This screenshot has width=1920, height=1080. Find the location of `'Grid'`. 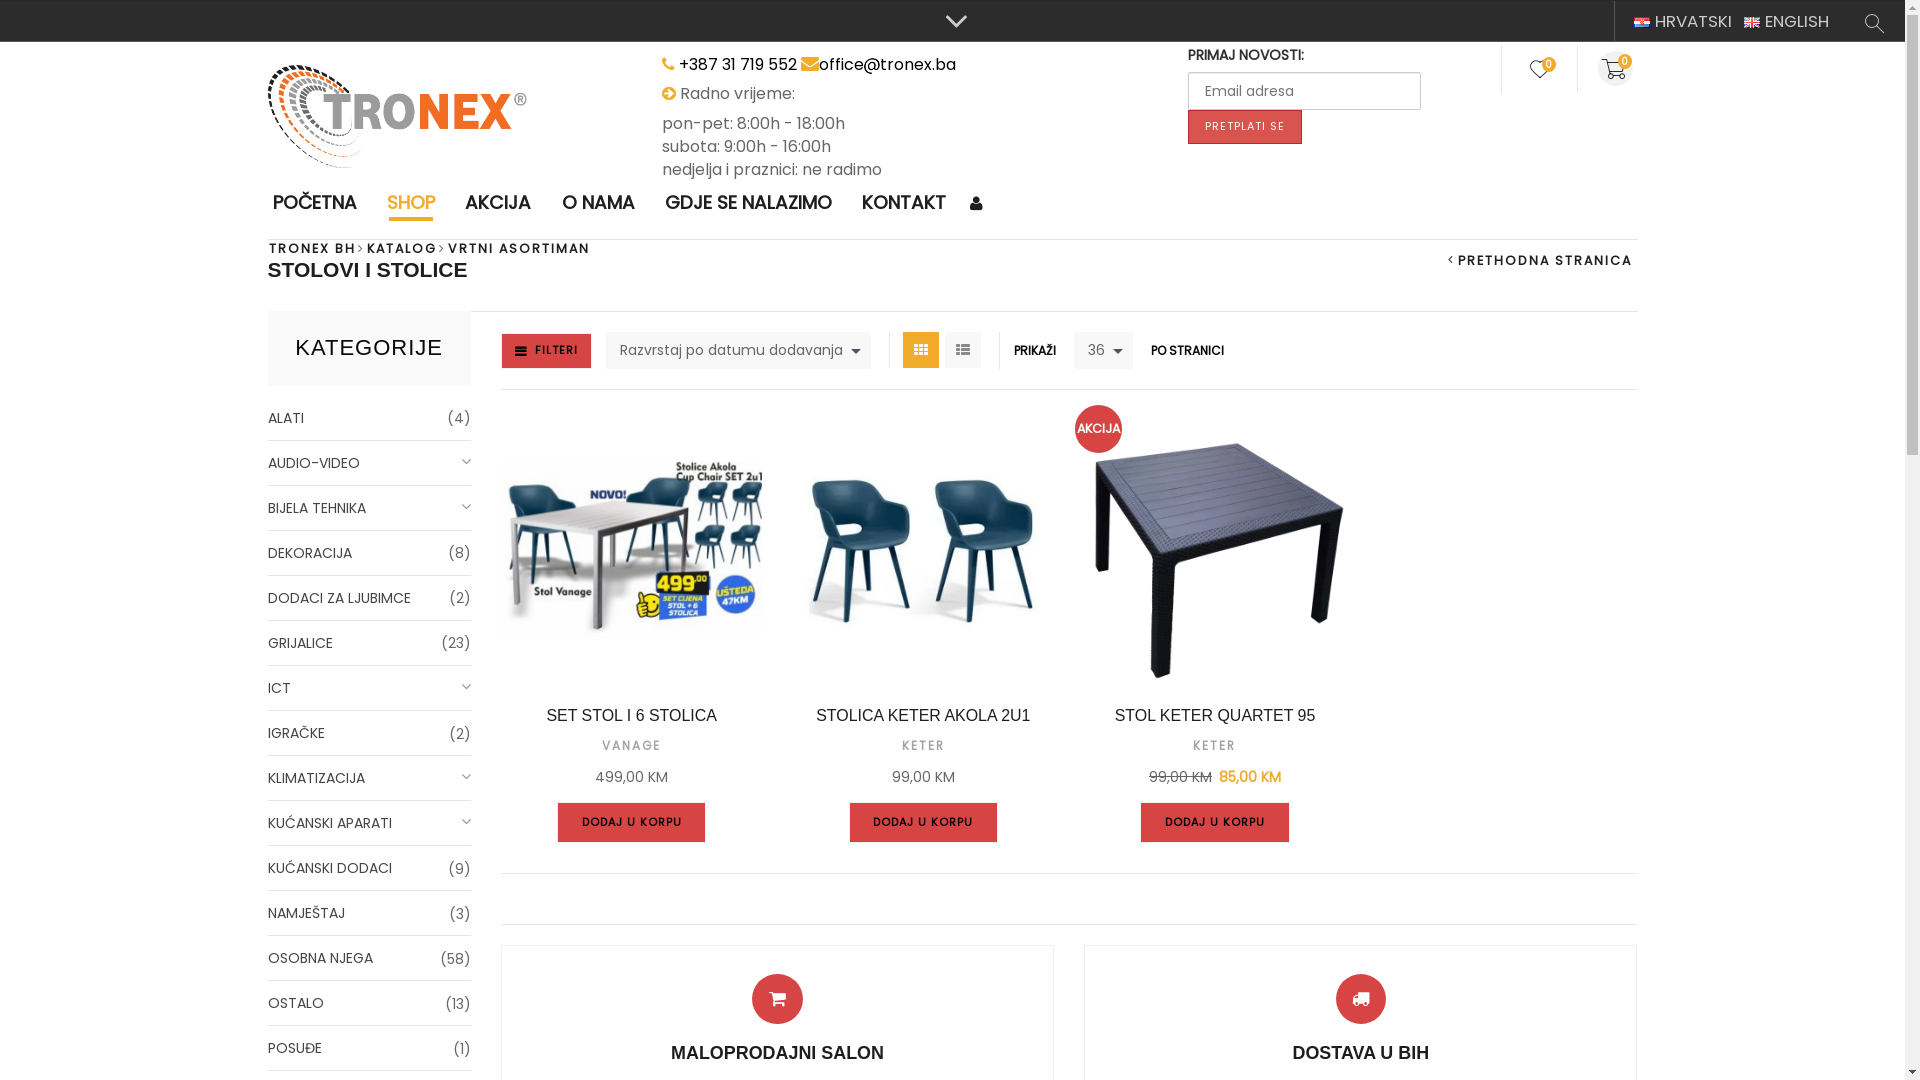

'Grid' is located at coordinates (901, 349).